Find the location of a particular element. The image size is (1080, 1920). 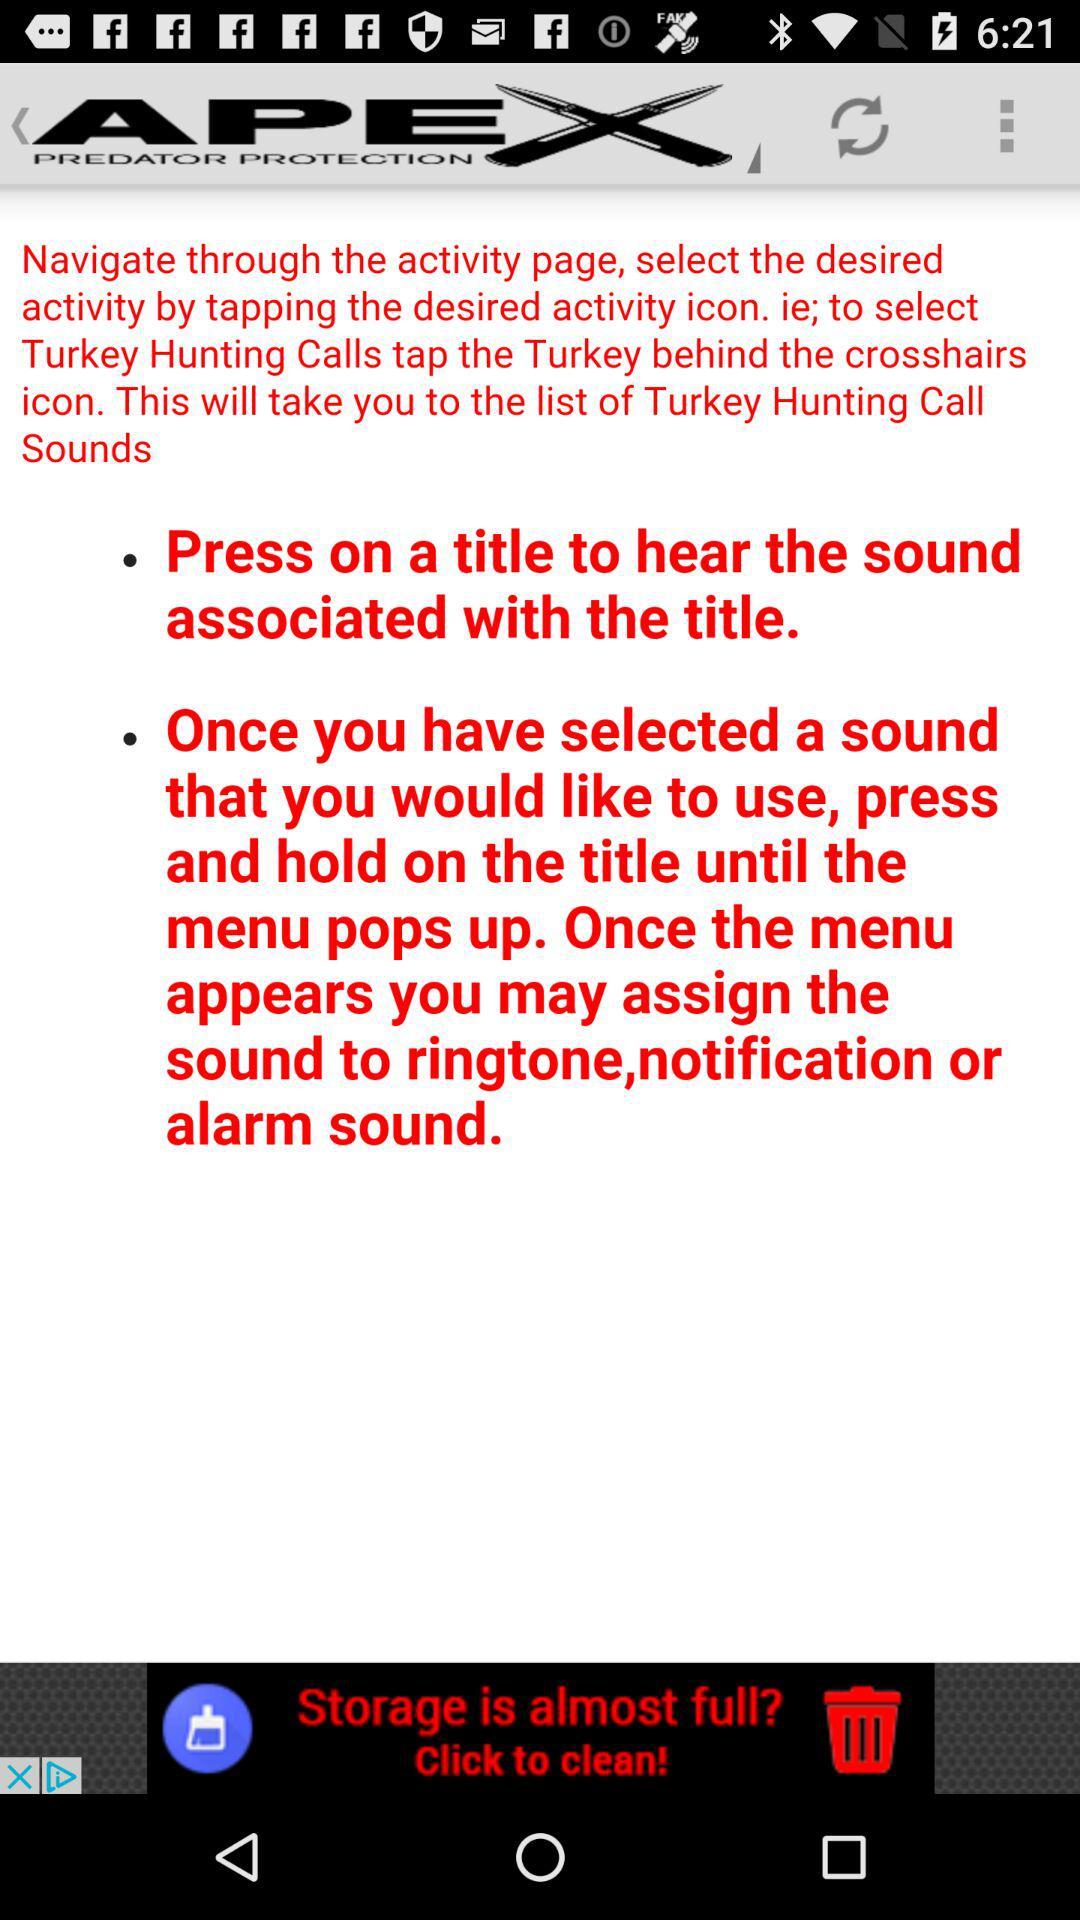

click bottom advertisement is located at coordinates (540, 1727).